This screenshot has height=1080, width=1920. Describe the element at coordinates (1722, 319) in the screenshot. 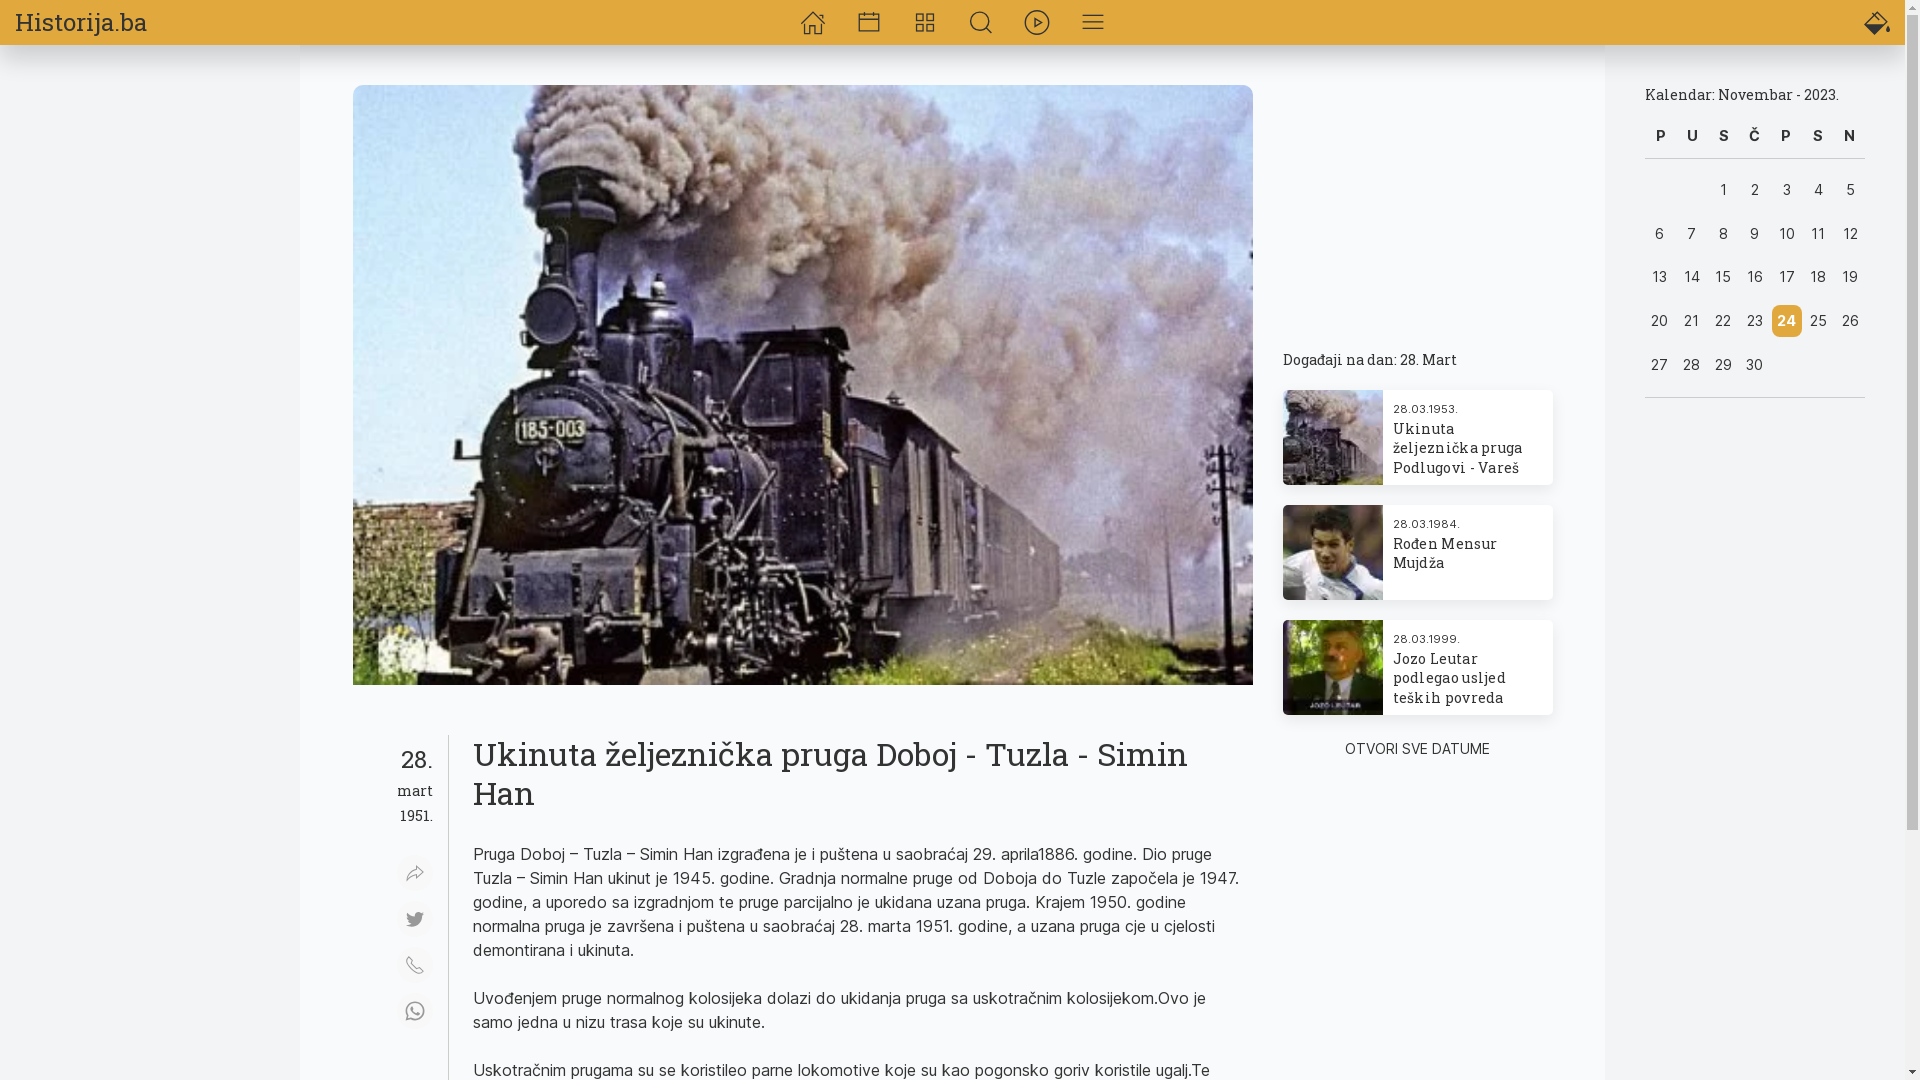

I see `'22'` at that location.